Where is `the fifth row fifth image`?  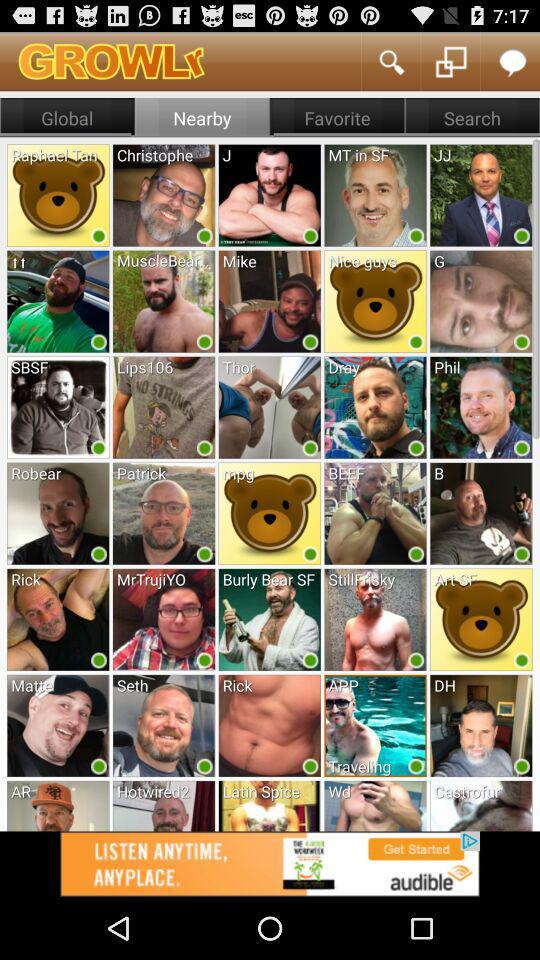
the fifth row fifth image is located at coordinates (480, 618).